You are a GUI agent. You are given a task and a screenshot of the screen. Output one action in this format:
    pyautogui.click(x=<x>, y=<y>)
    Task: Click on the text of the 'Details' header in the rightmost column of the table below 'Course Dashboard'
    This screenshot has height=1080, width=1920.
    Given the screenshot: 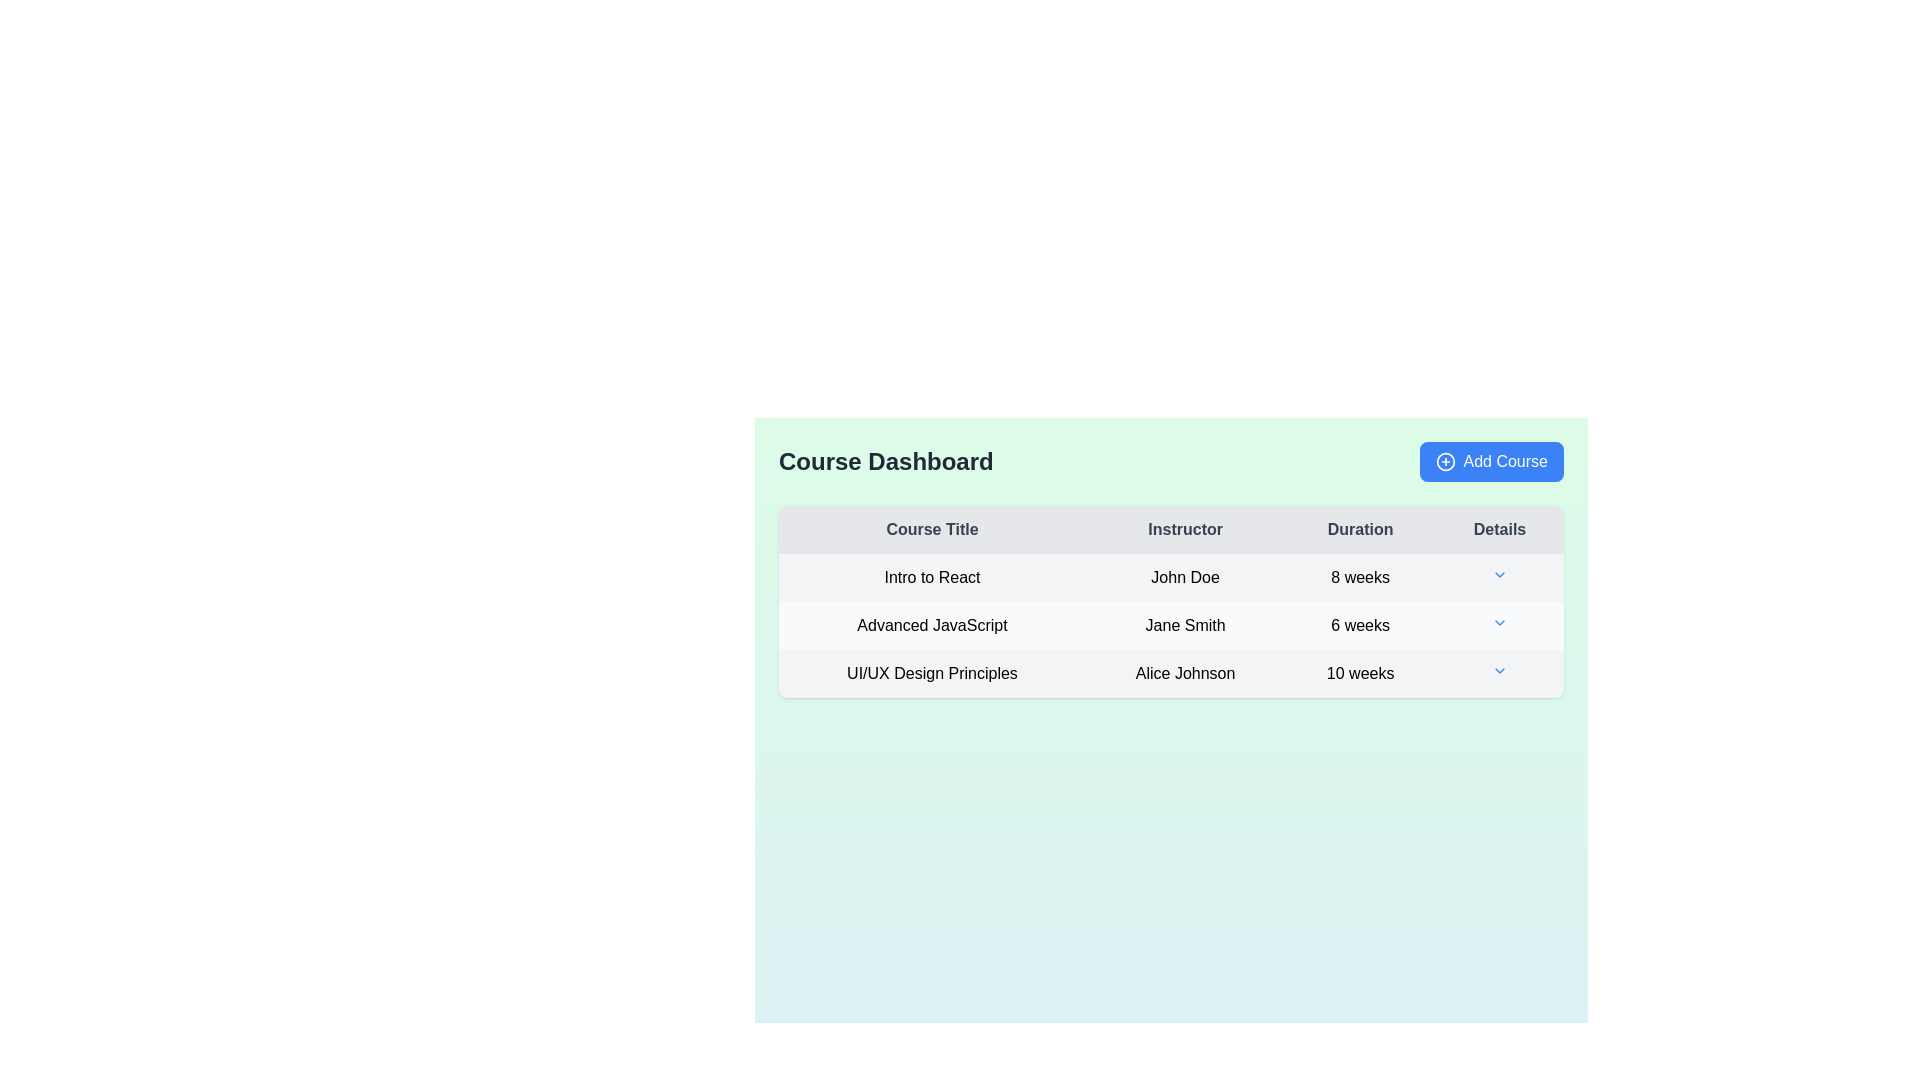 What is the action you would take?
    pyautogui.click(x=1500, y=528)
    